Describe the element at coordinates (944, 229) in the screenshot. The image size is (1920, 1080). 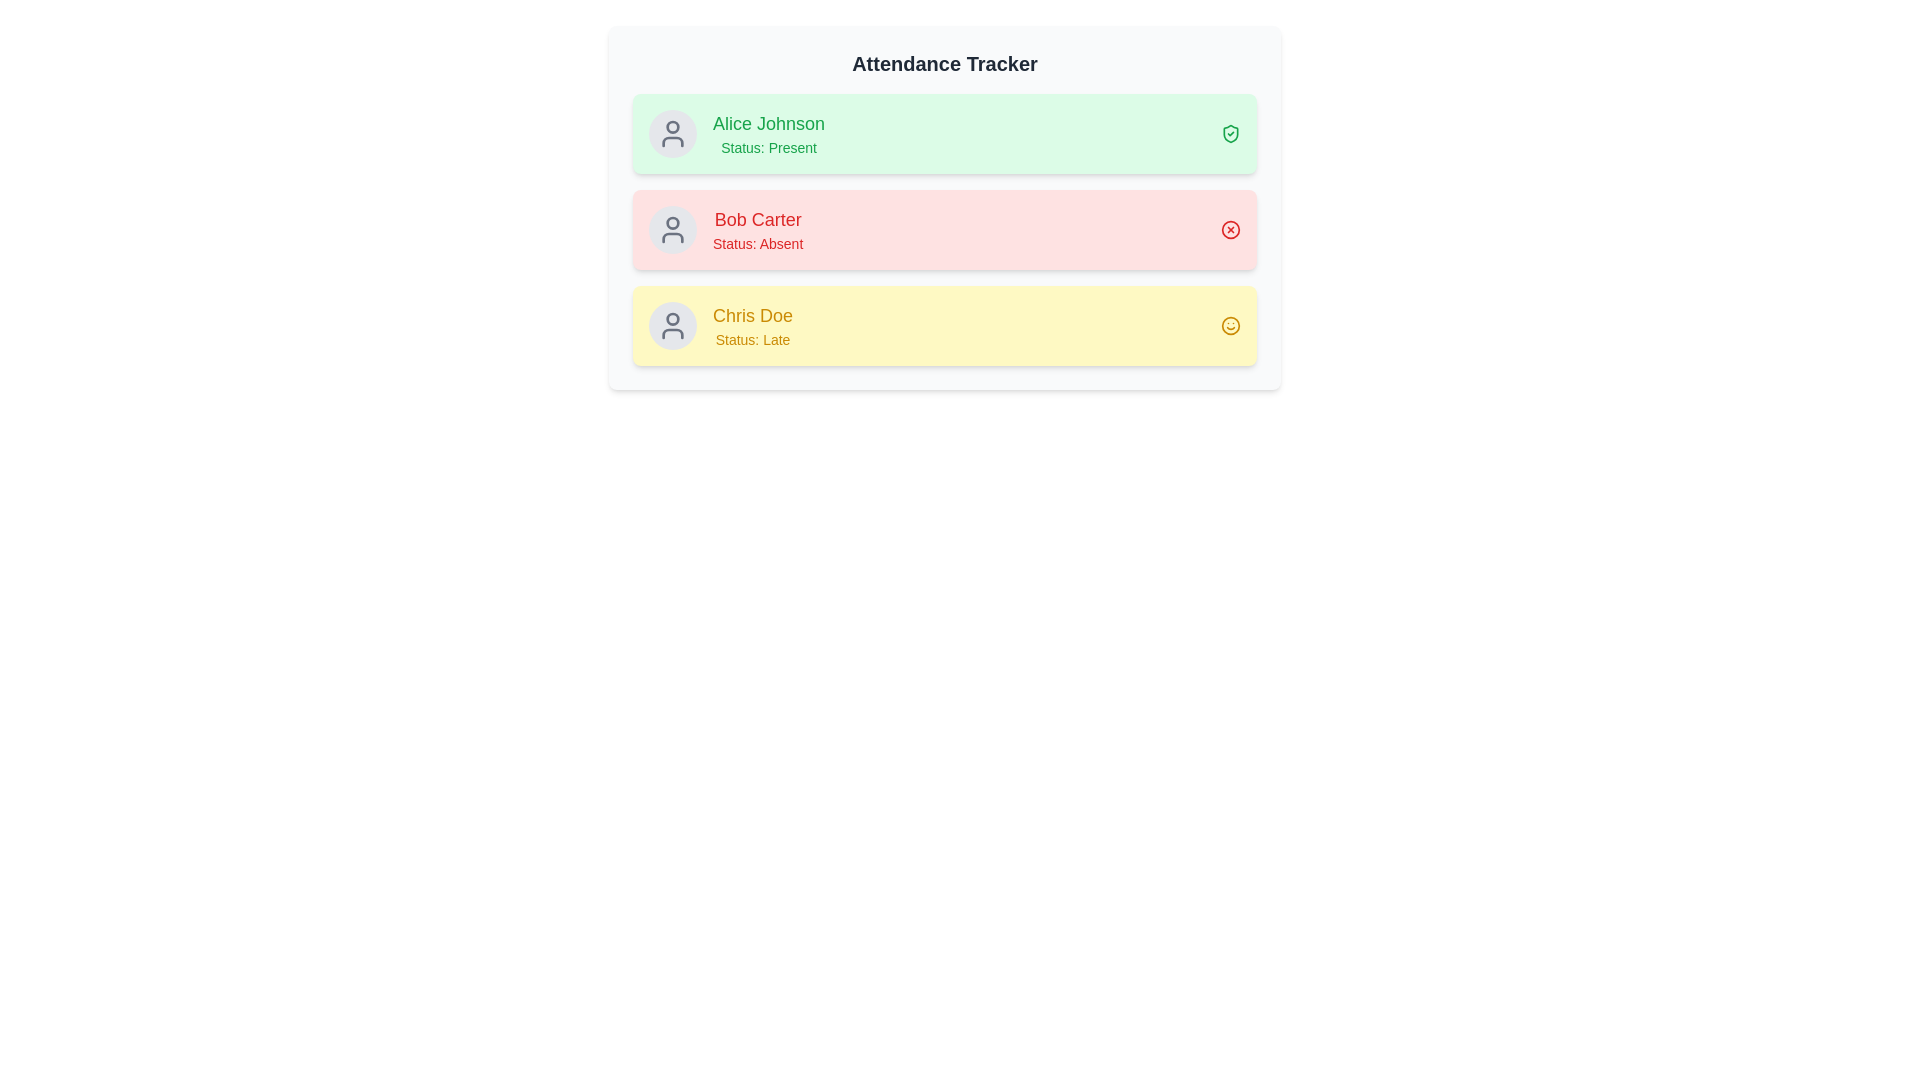
I see `the second list item` at that location.